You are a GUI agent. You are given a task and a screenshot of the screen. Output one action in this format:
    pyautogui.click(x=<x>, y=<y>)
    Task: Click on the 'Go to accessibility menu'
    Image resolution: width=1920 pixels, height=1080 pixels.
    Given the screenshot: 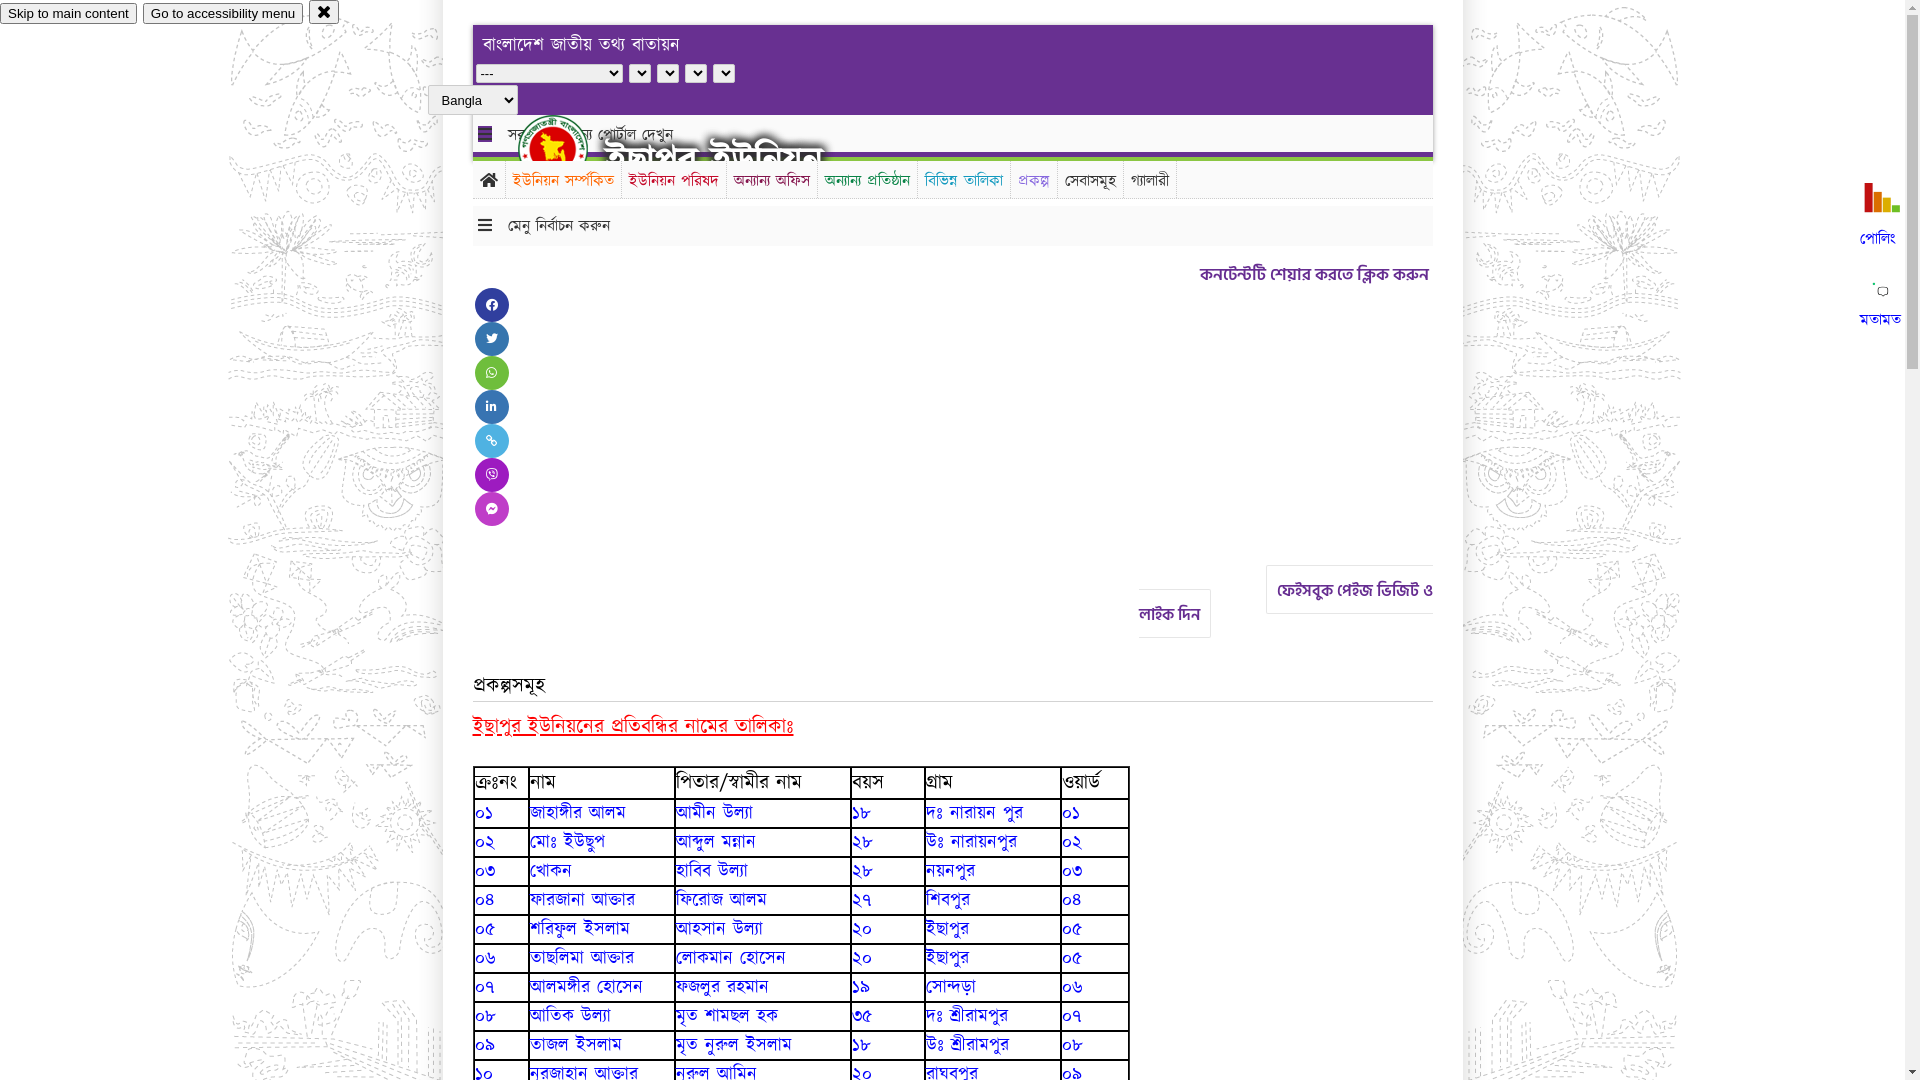 What is the action you would take?
    pyautogui.click(x=142, y=13)
    